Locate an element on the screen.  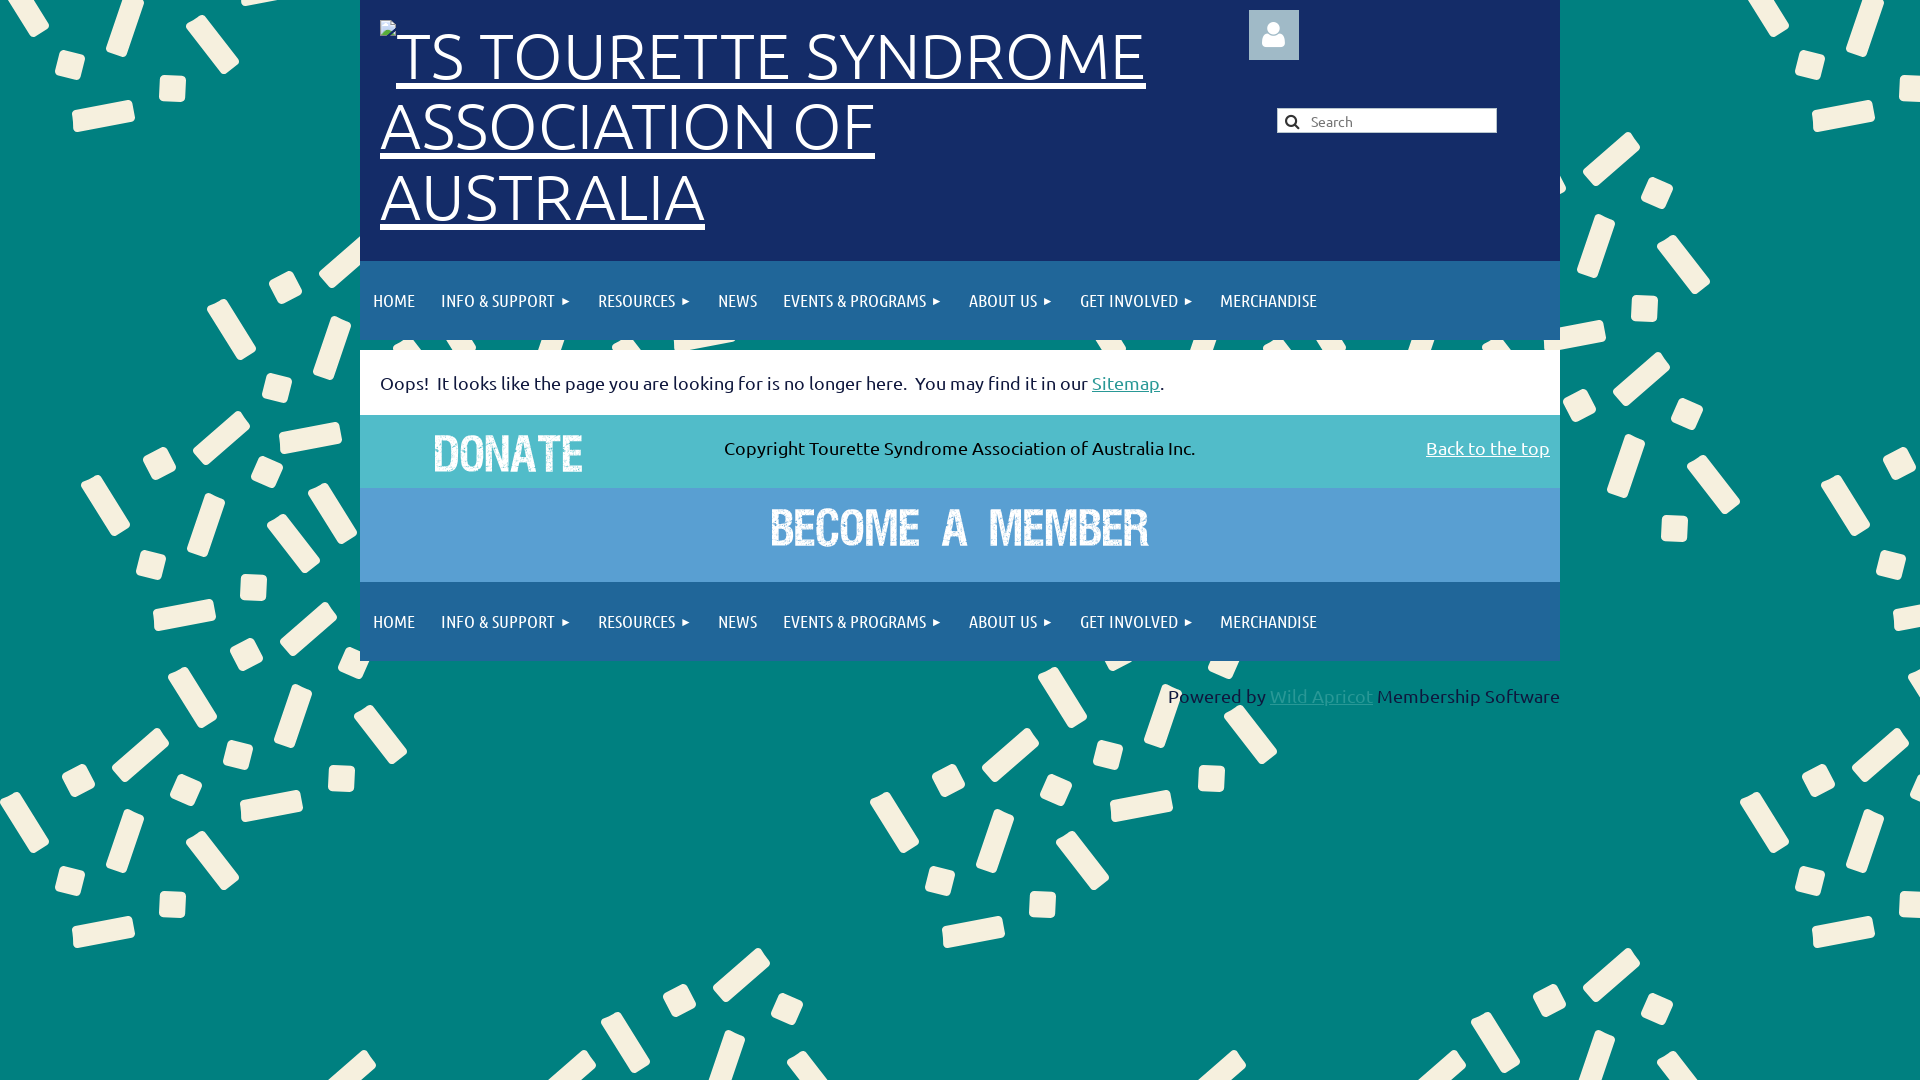
'Wild Apricot' is located at coordinates (1321, 694).